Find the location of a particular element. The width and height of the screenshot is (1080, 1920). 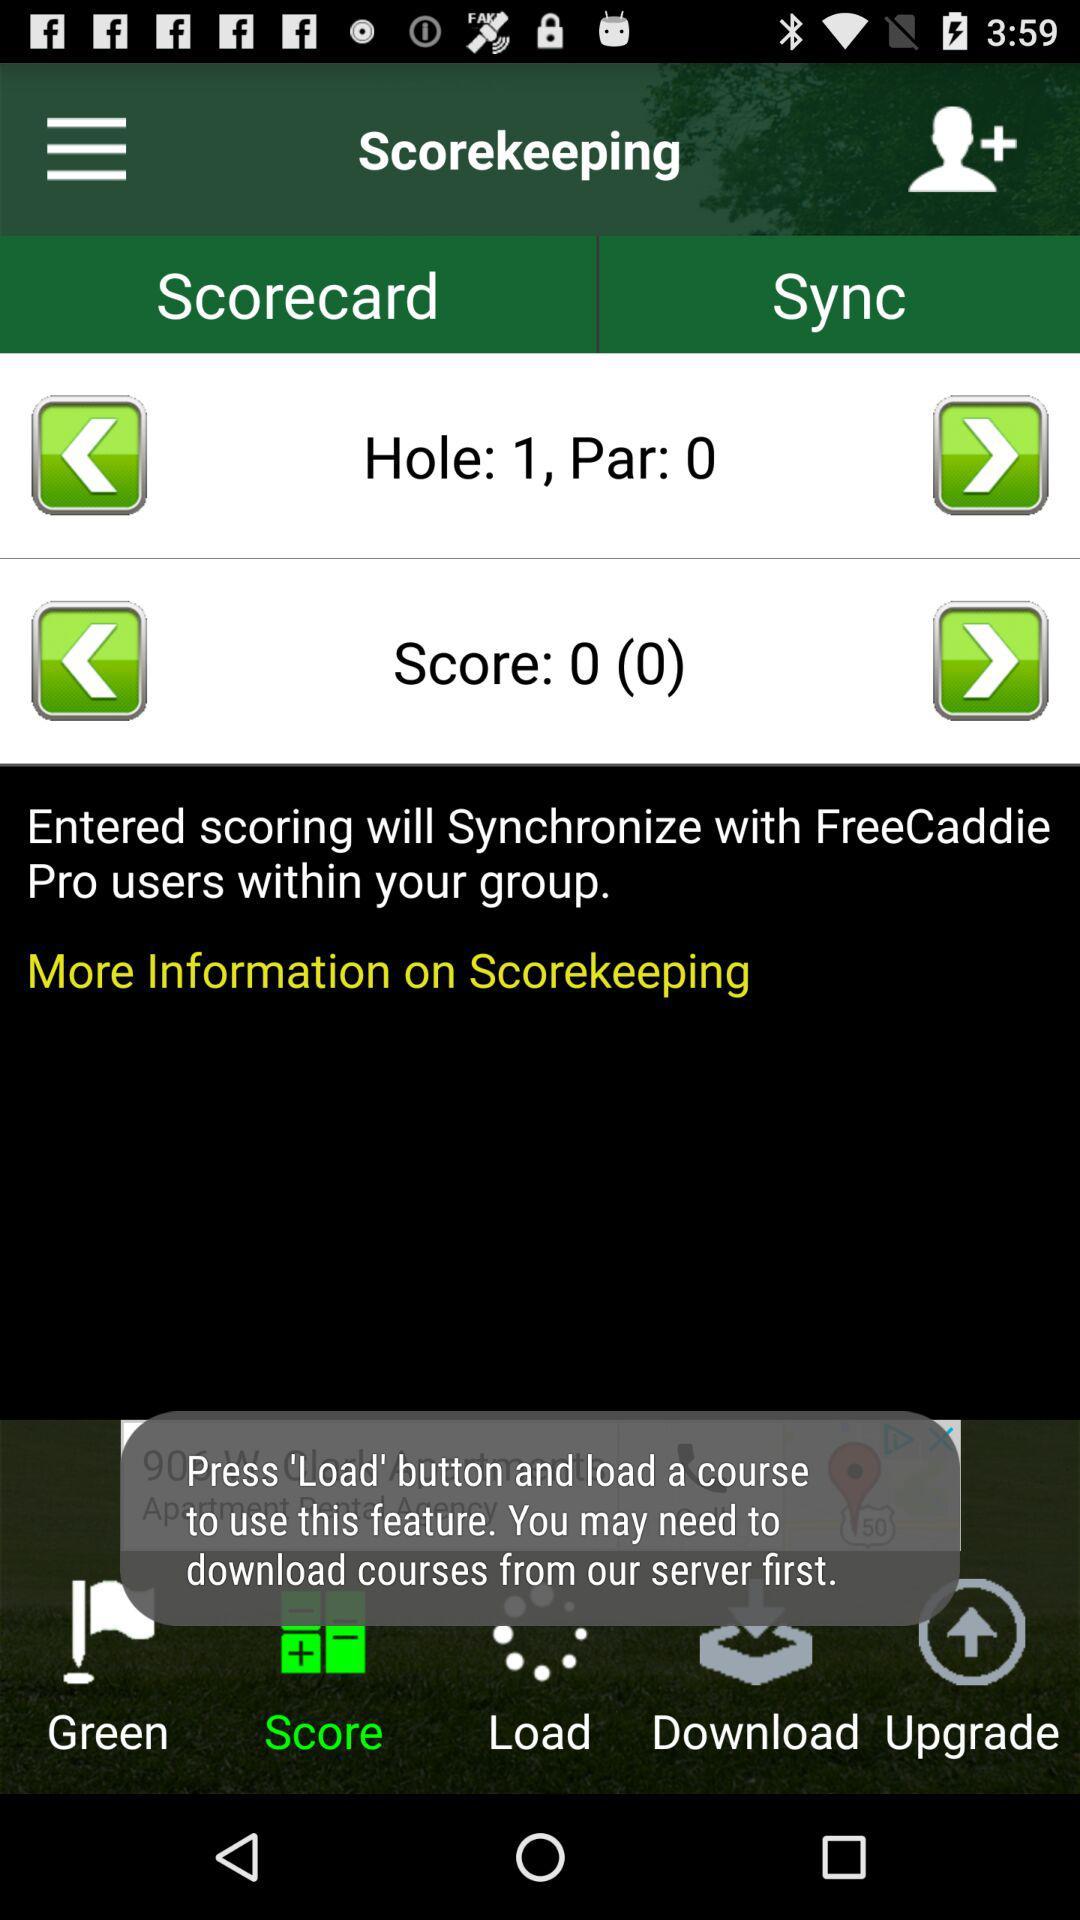

advertisement is located at coordinates (540, 1485).